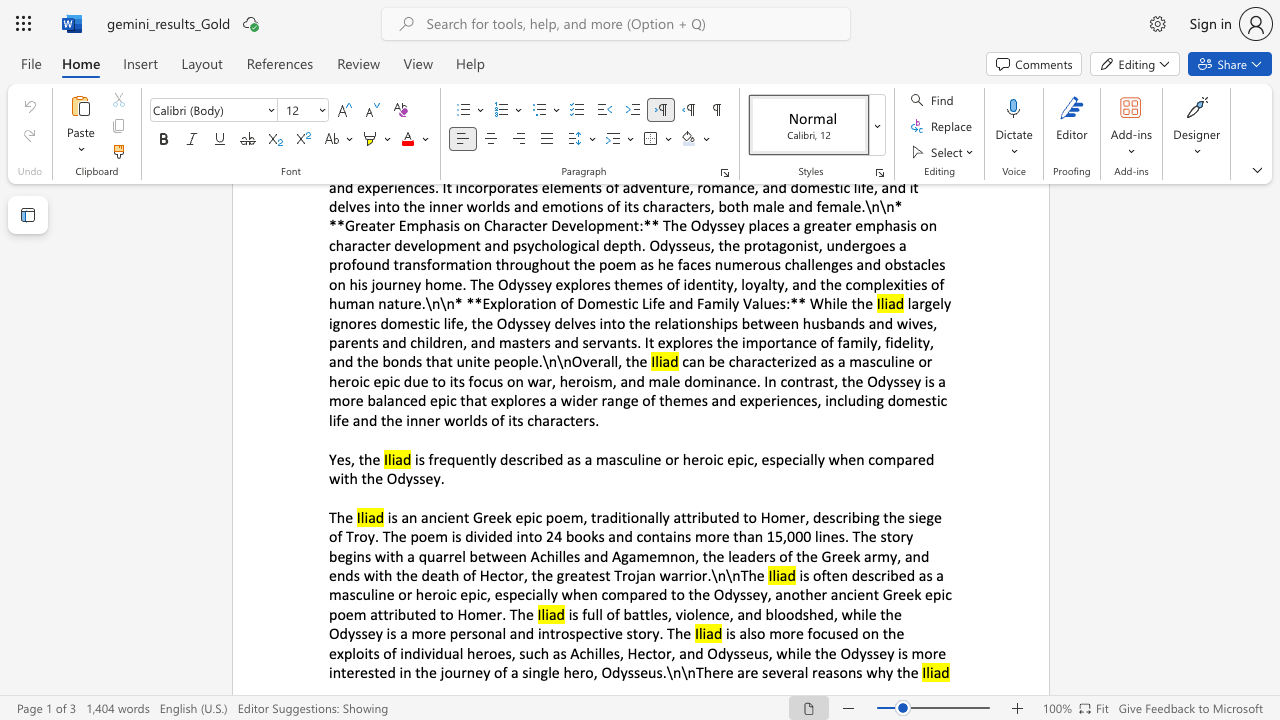 The height and width of the screenshot is (720, 1280). I want to click on the subset text "s ful" within the text "is full of", so click(571, 613).